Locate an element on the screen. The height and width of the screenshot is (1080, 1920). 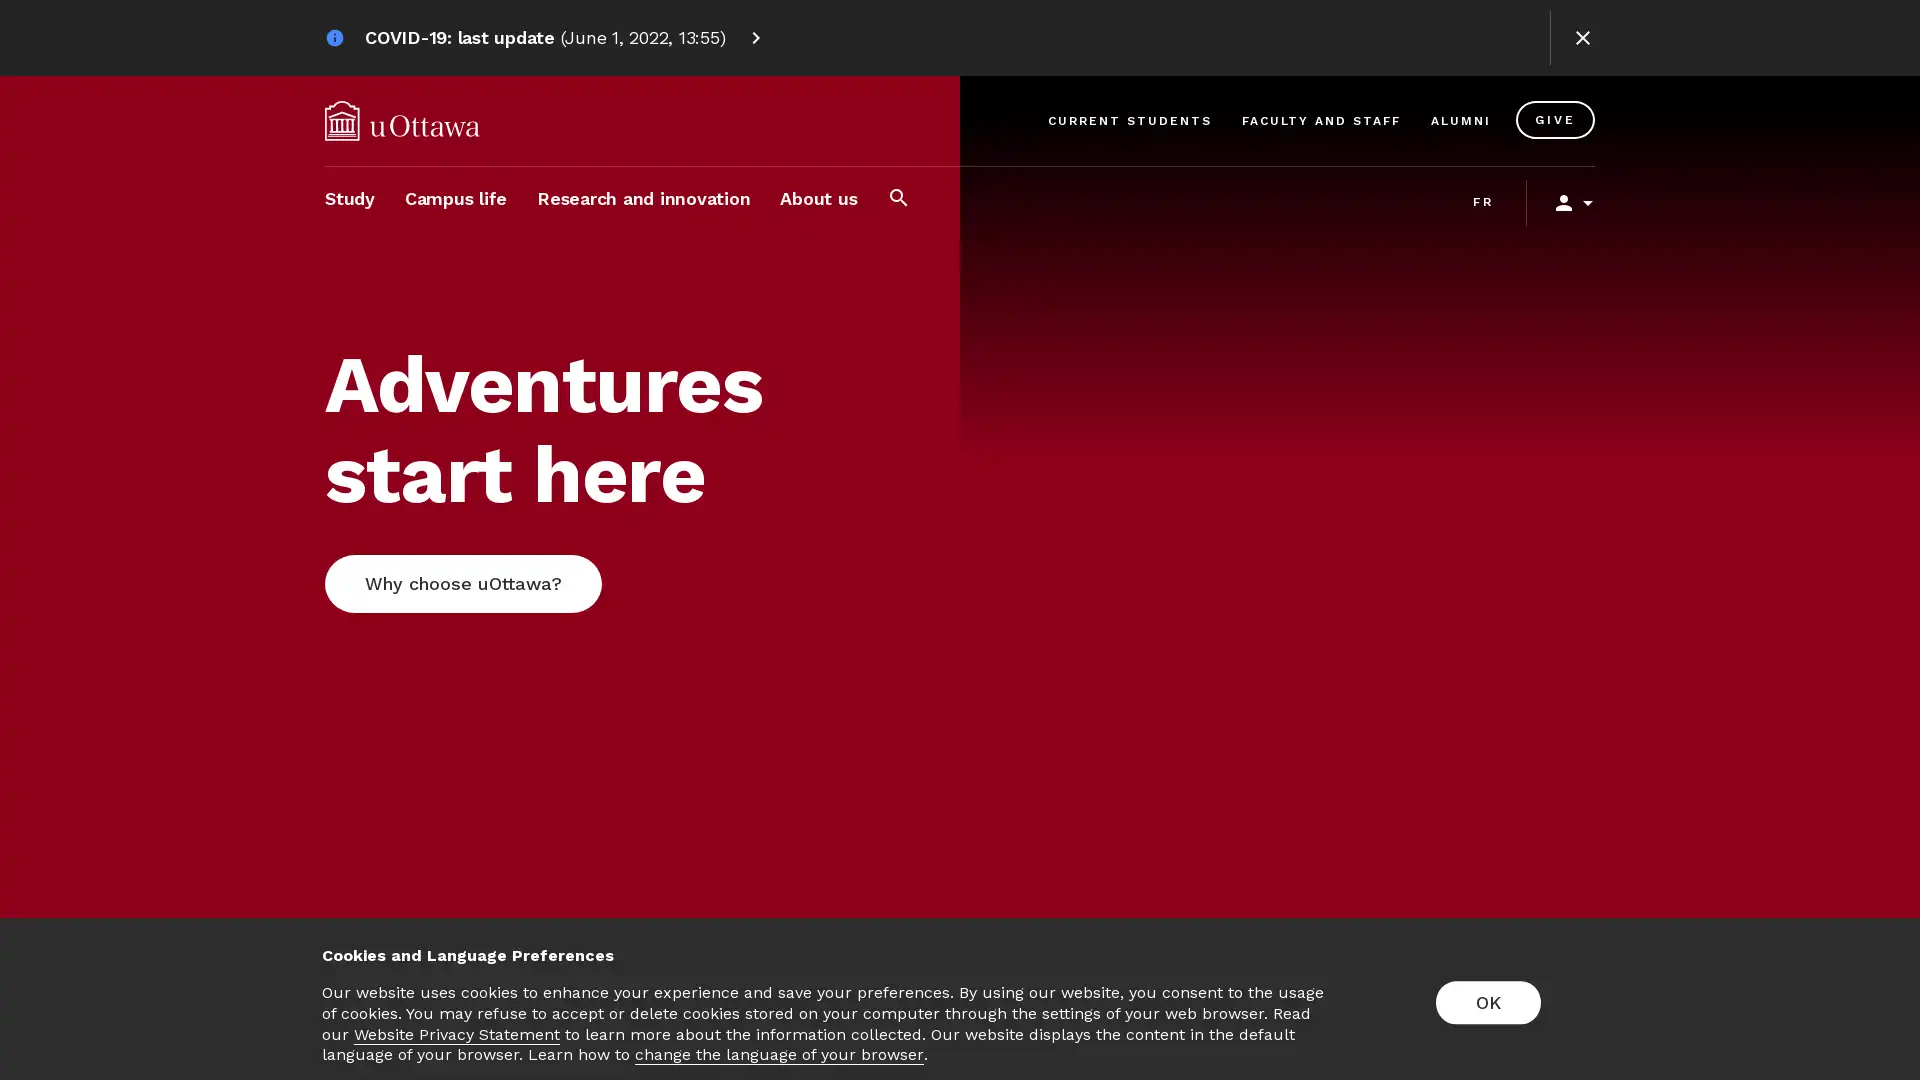
Display login links is located at coordinates (1564, 203).